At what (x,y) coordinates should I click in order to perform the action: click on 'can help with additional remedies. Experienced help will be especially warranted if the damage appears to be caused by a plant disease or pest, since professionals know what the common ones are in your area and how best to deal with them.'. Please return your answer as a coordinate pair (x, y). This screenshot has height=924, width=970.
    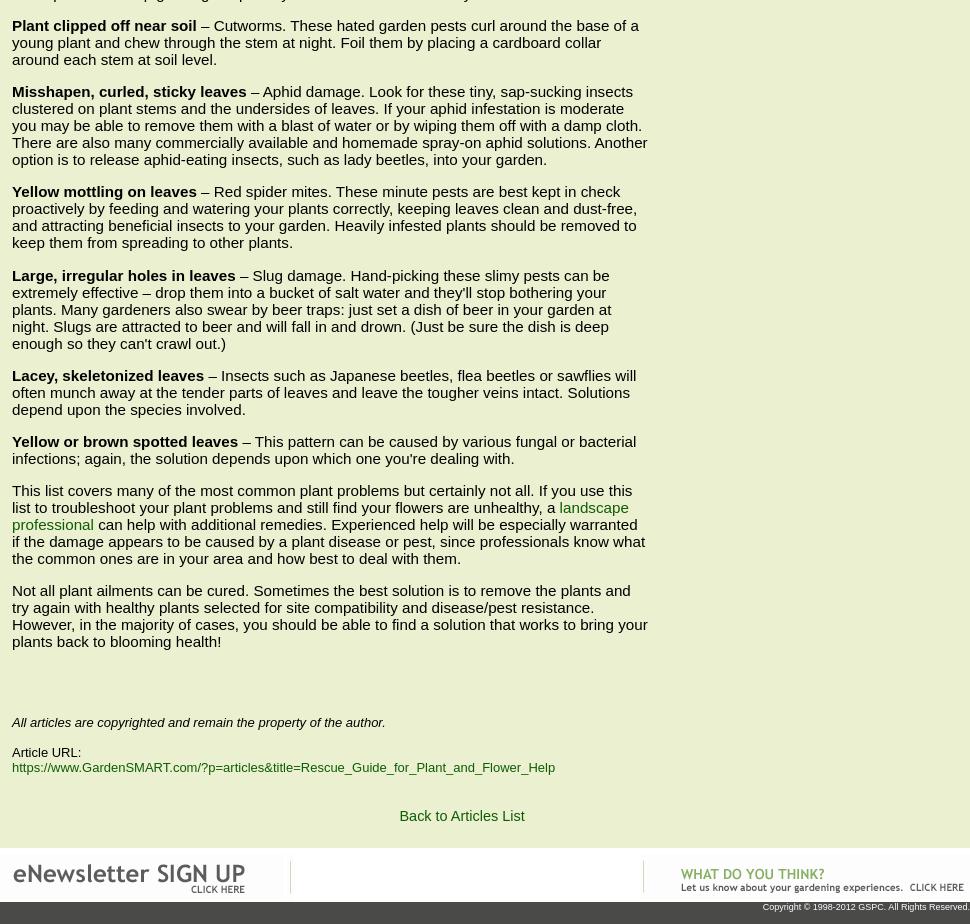
    Looking at the image, I should click on (328, 541).